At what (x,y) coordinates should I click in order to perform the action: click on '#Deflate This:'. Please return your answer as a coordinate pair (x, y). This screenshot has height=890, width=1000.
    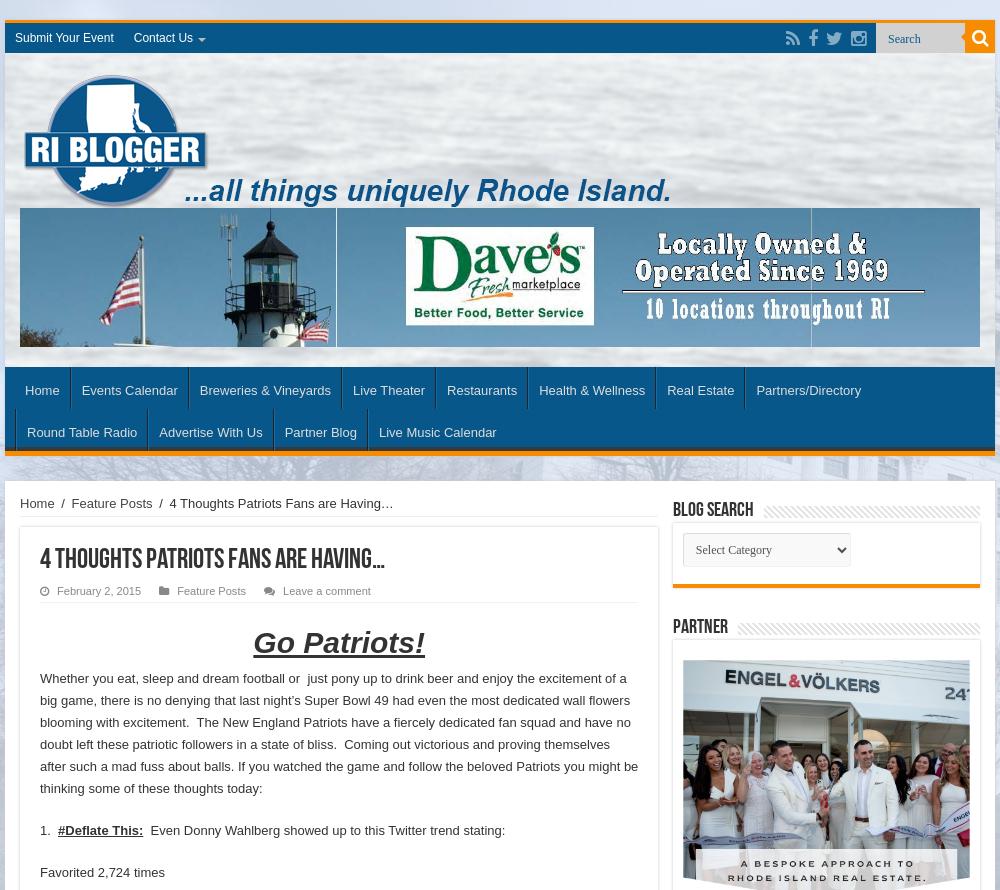
    Looking at the image, I should click on (58, 828).